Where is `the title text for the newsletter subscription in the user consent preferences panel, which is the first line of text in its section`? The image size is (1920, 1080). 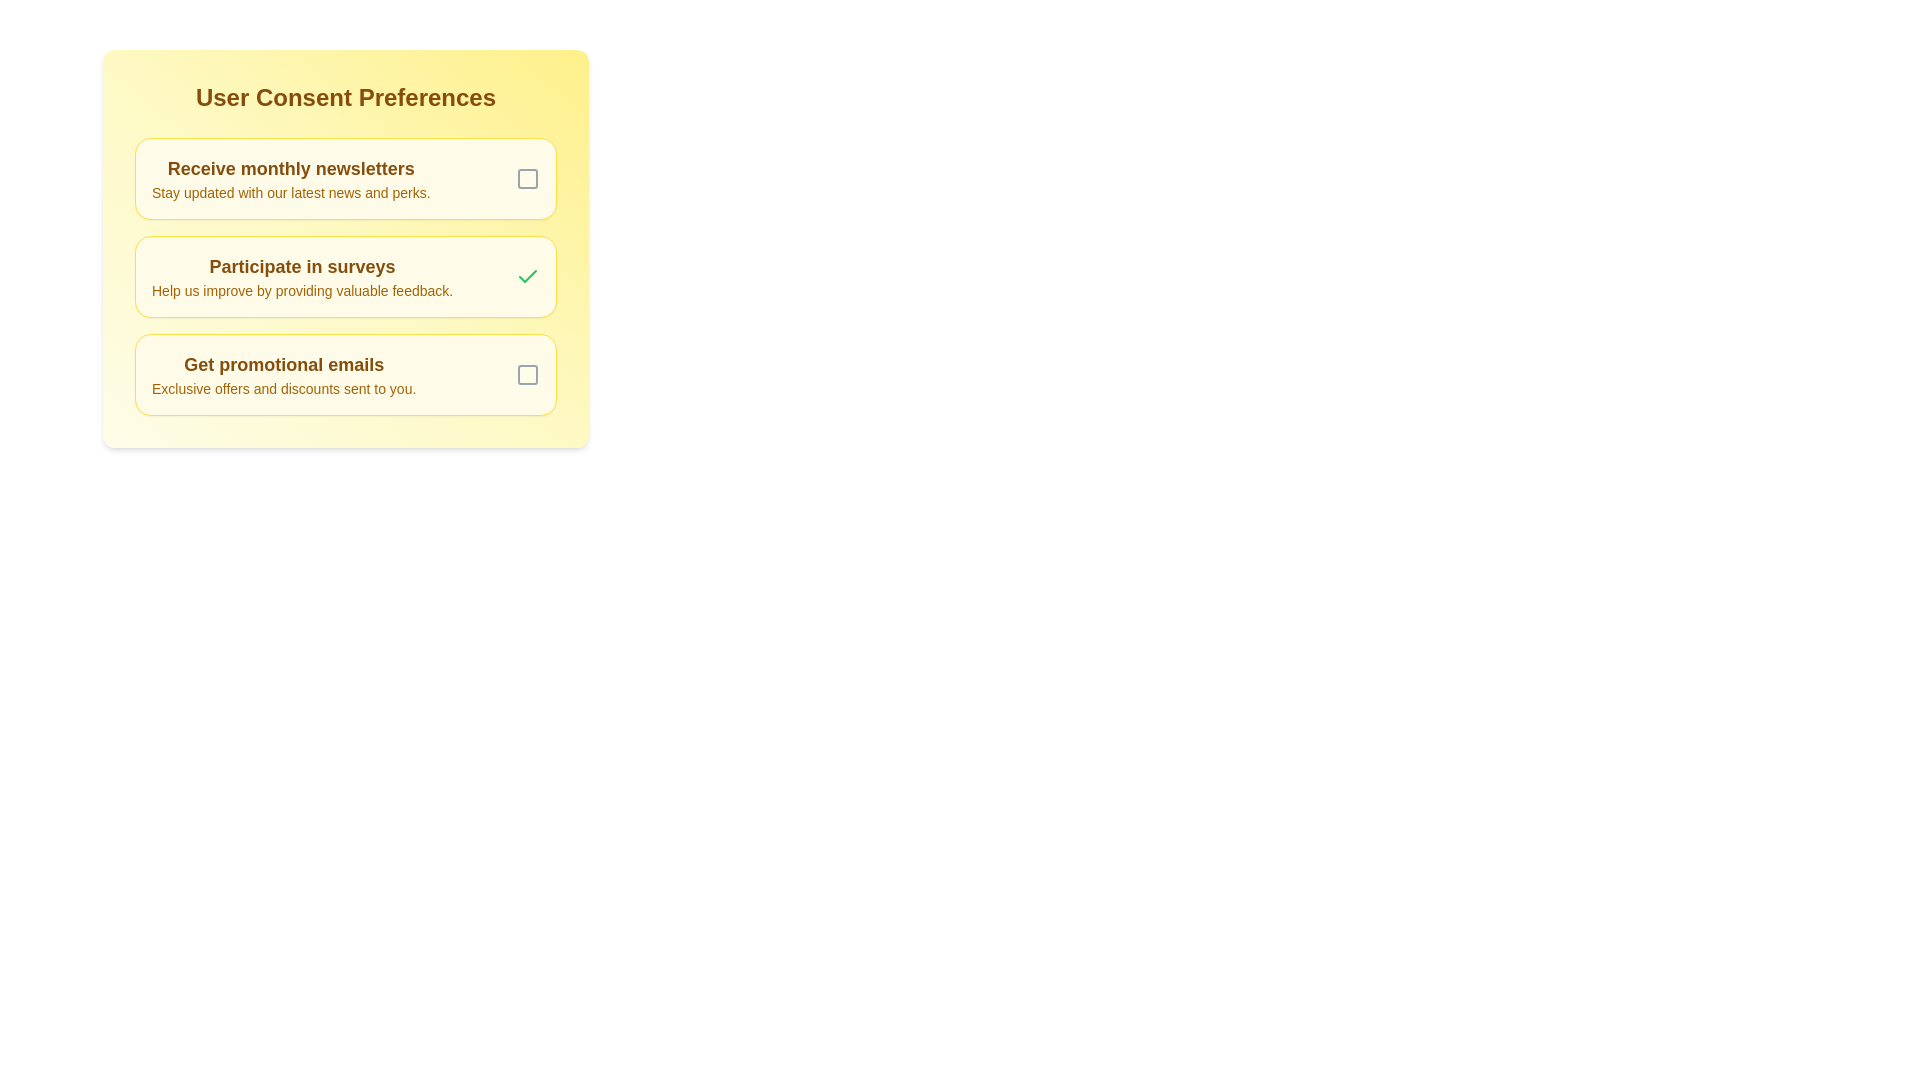 the title text for the newsletter subscription in the user consent preferences panel, which is the first line of text in its section is located at coordinates (290, 168).